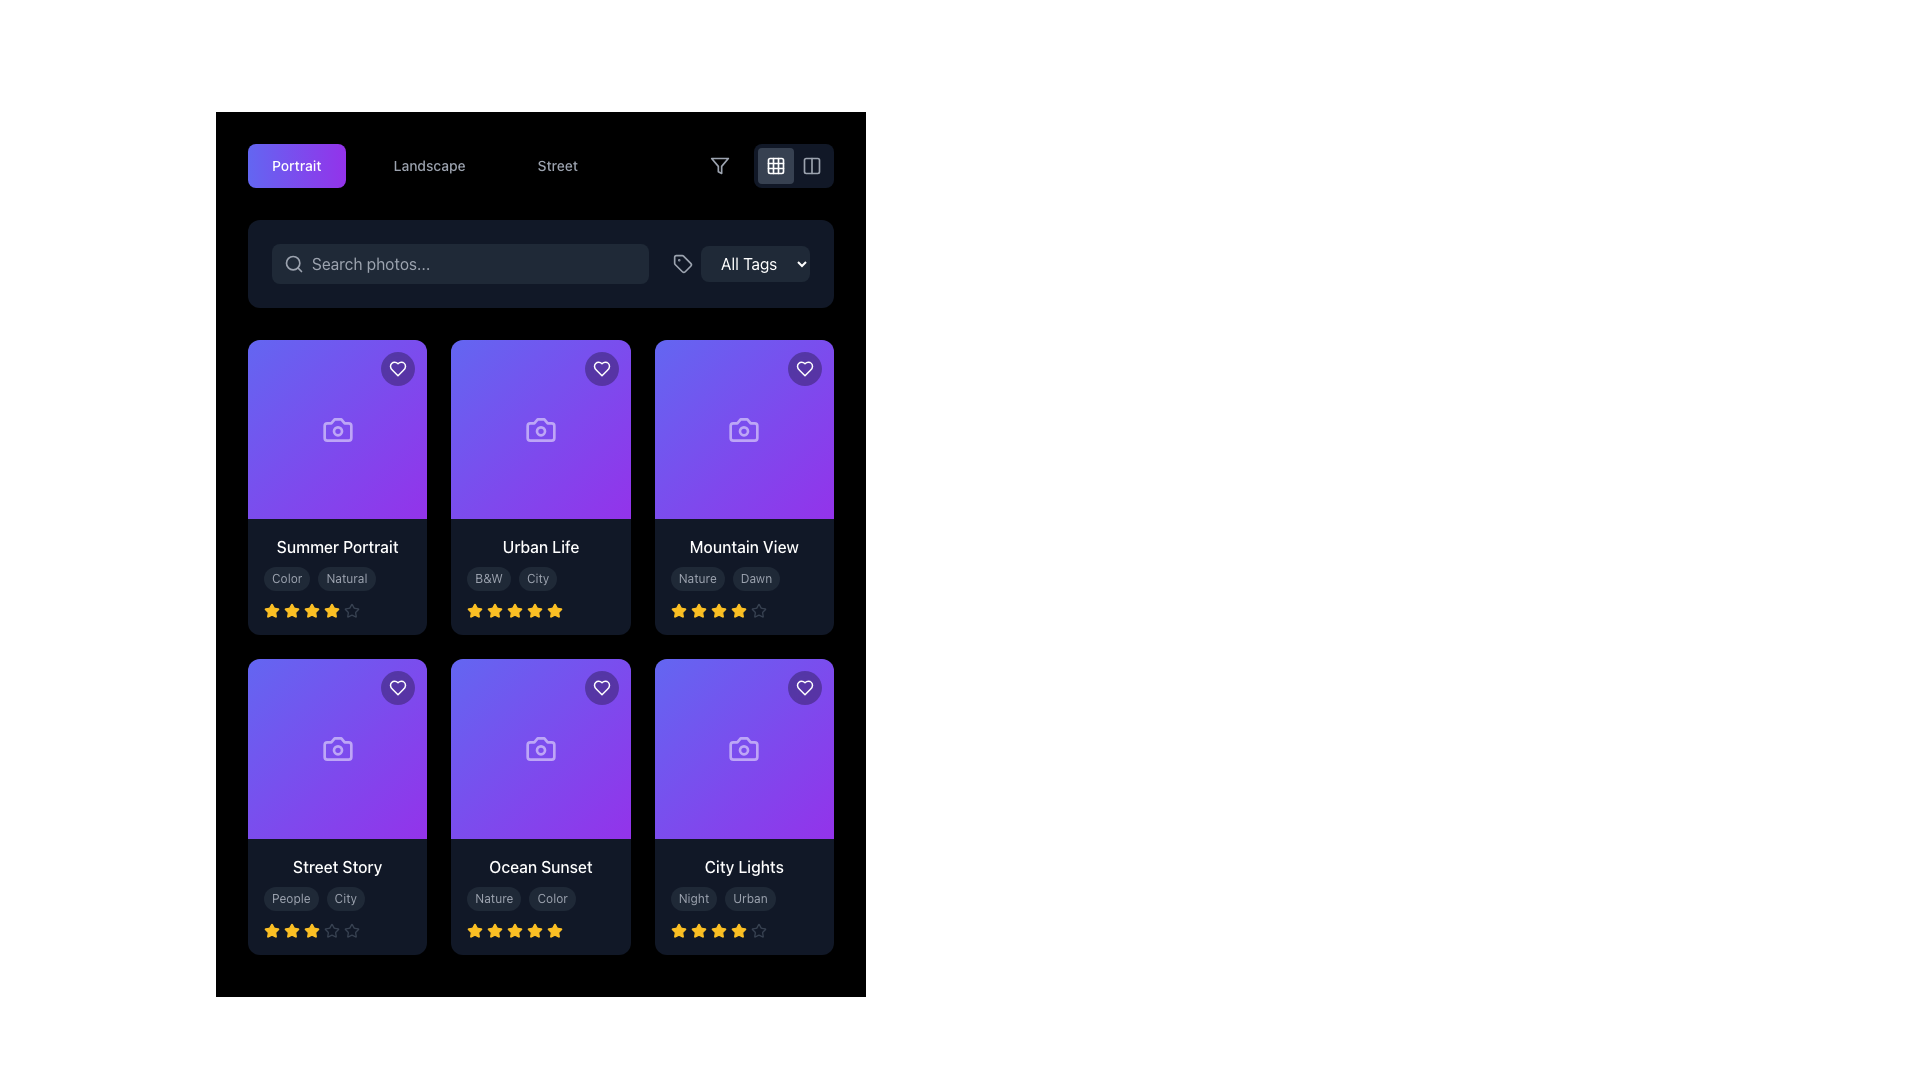  Describe the element at coordinates (757, 610) in the screenshot. I see `the current rating status by interacting with the fifth star icon located under the 'Mountain View' card in the 5-star rating system` at that location.